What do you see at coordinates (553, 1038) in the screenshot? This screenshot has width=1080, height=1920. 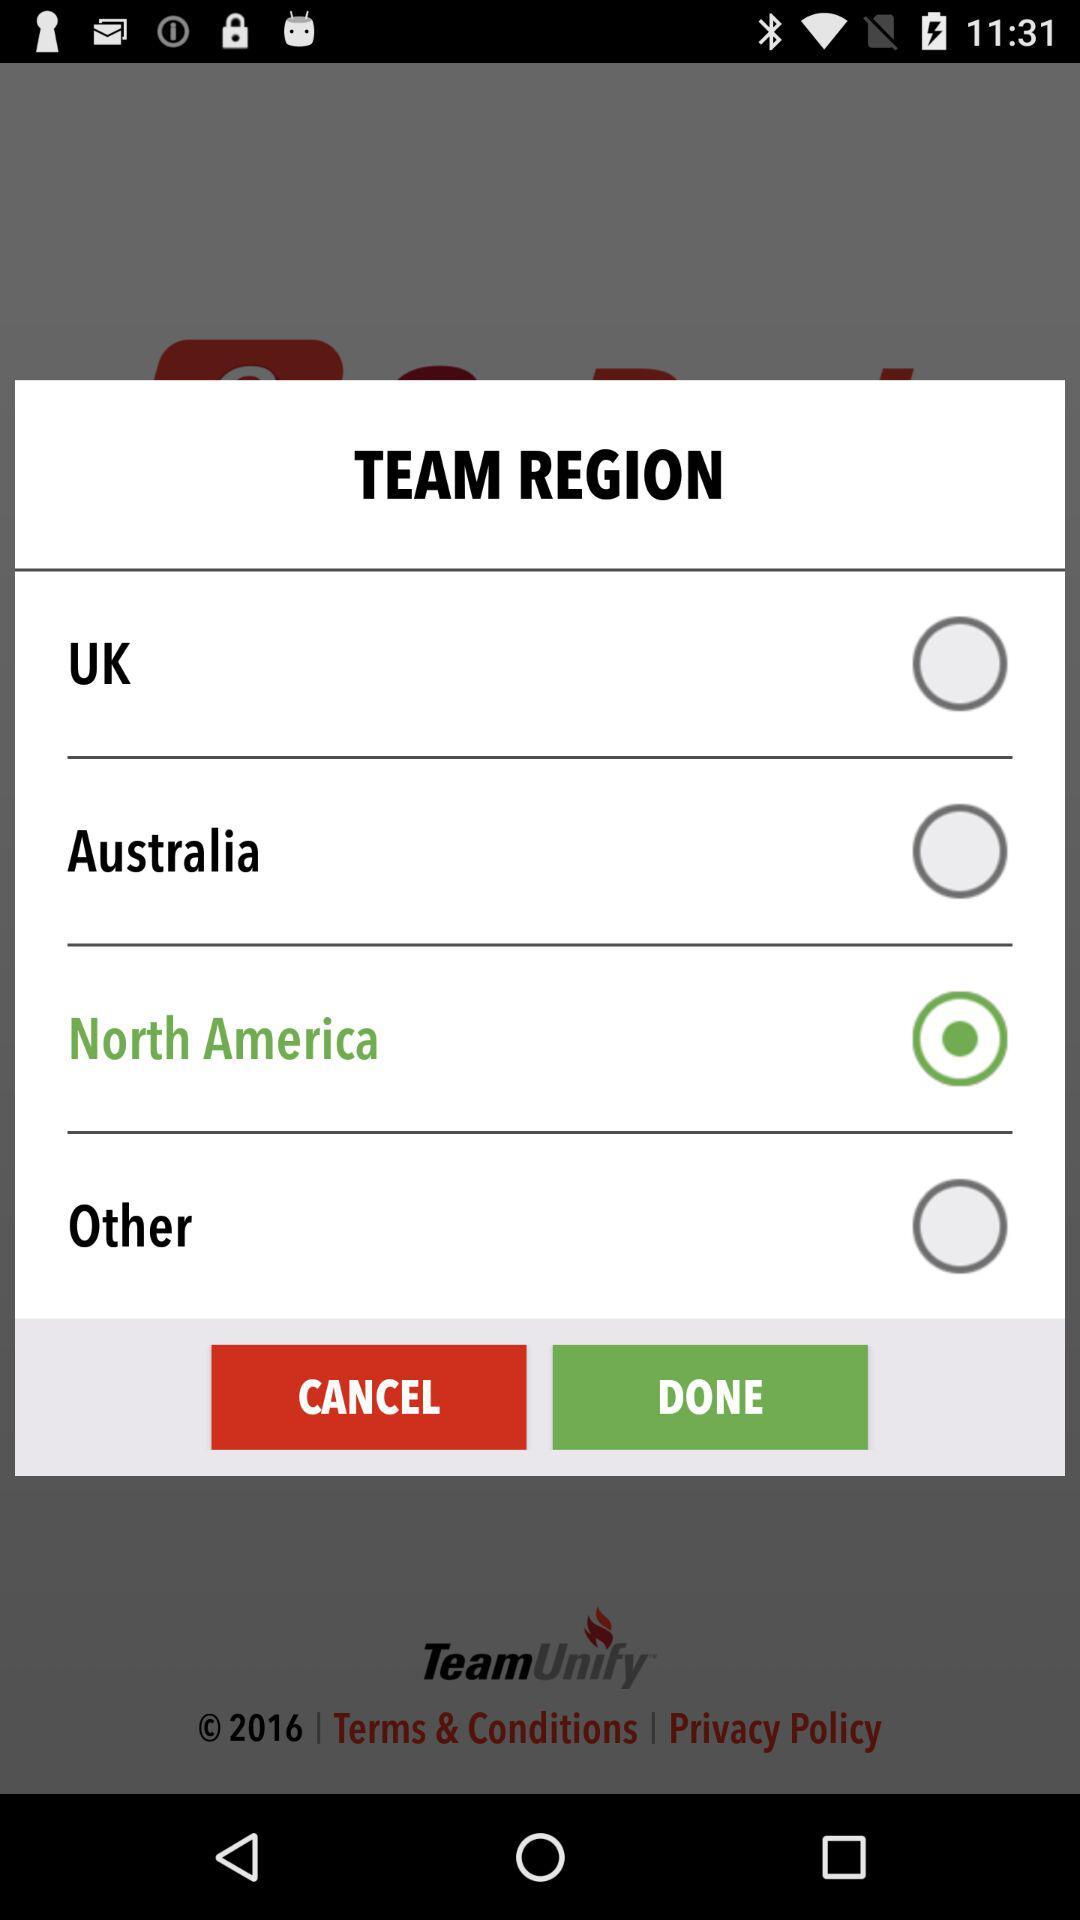 I see `north america item` at bounding box center [553, 1038].